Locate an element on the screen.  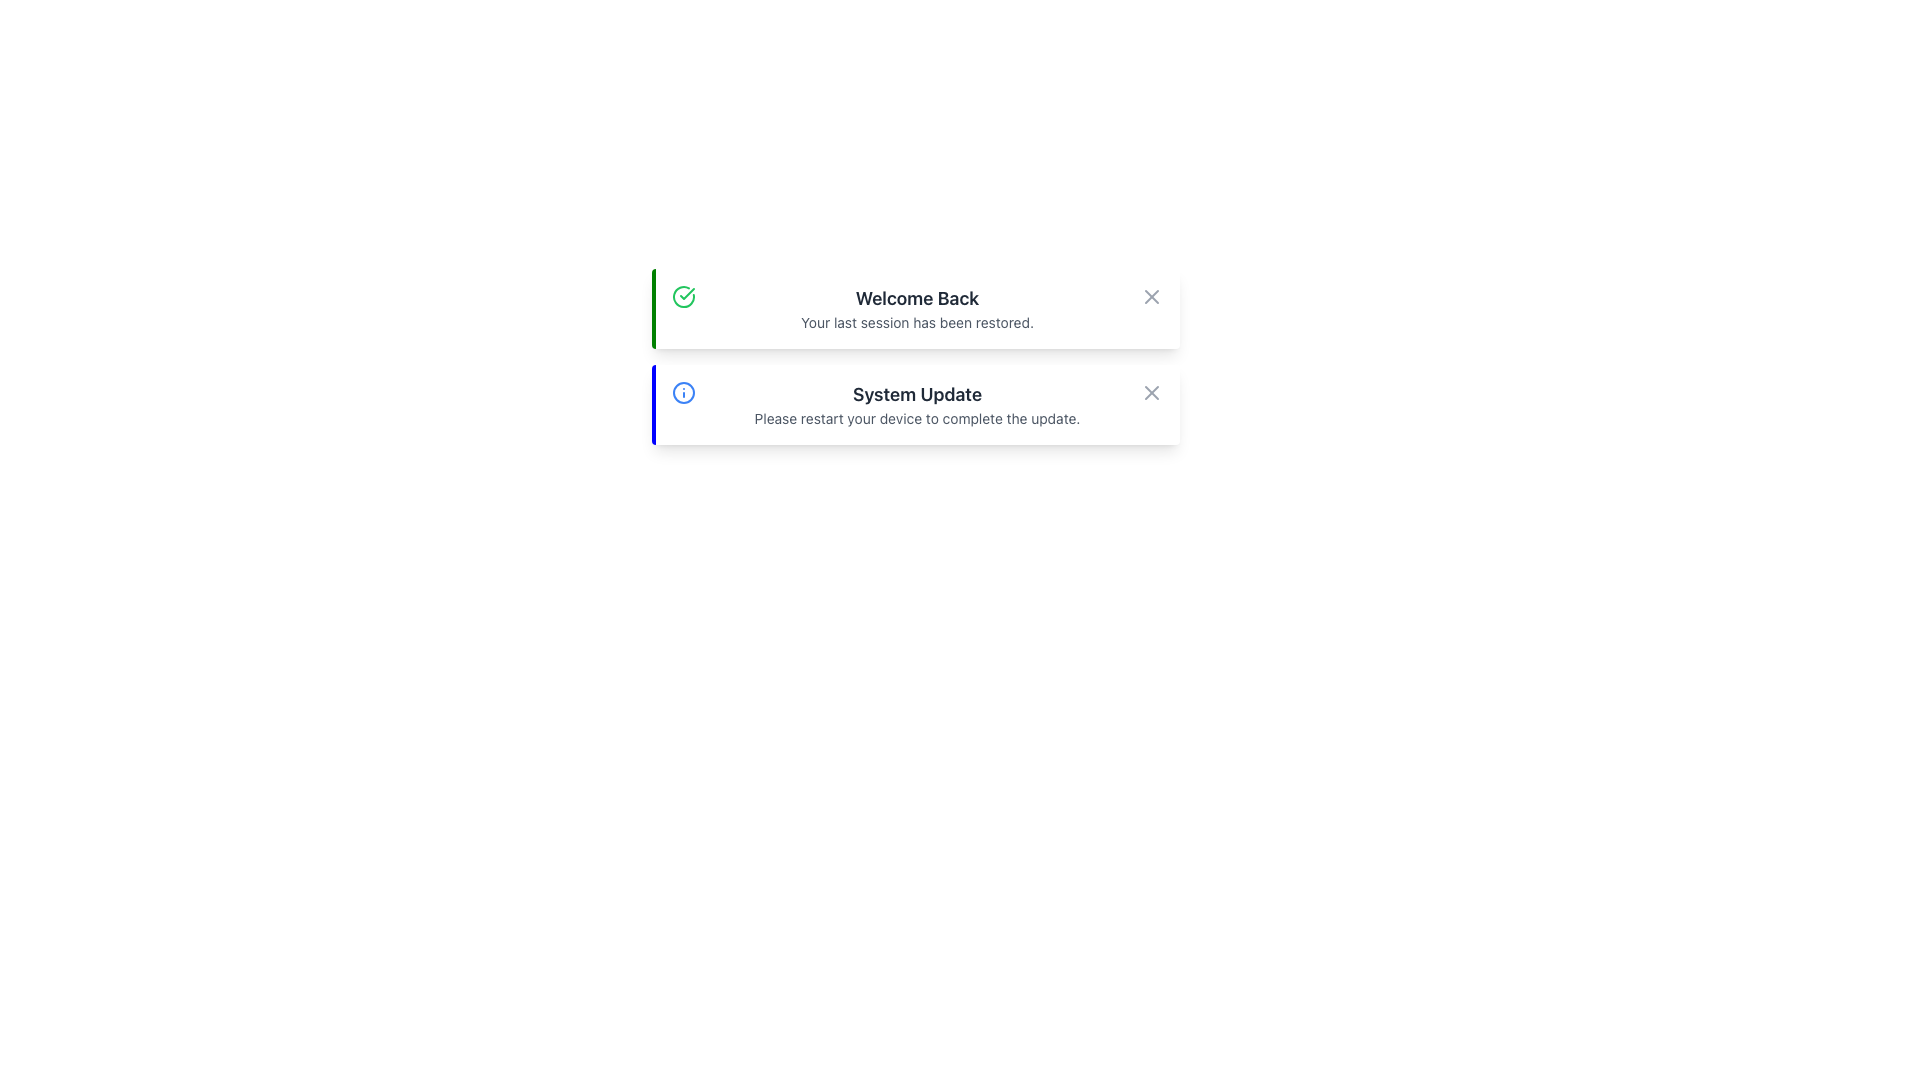
the Close/Dismiss icon located in the top-right corner of the System Update notification box is located at coordinates (1151, 393).